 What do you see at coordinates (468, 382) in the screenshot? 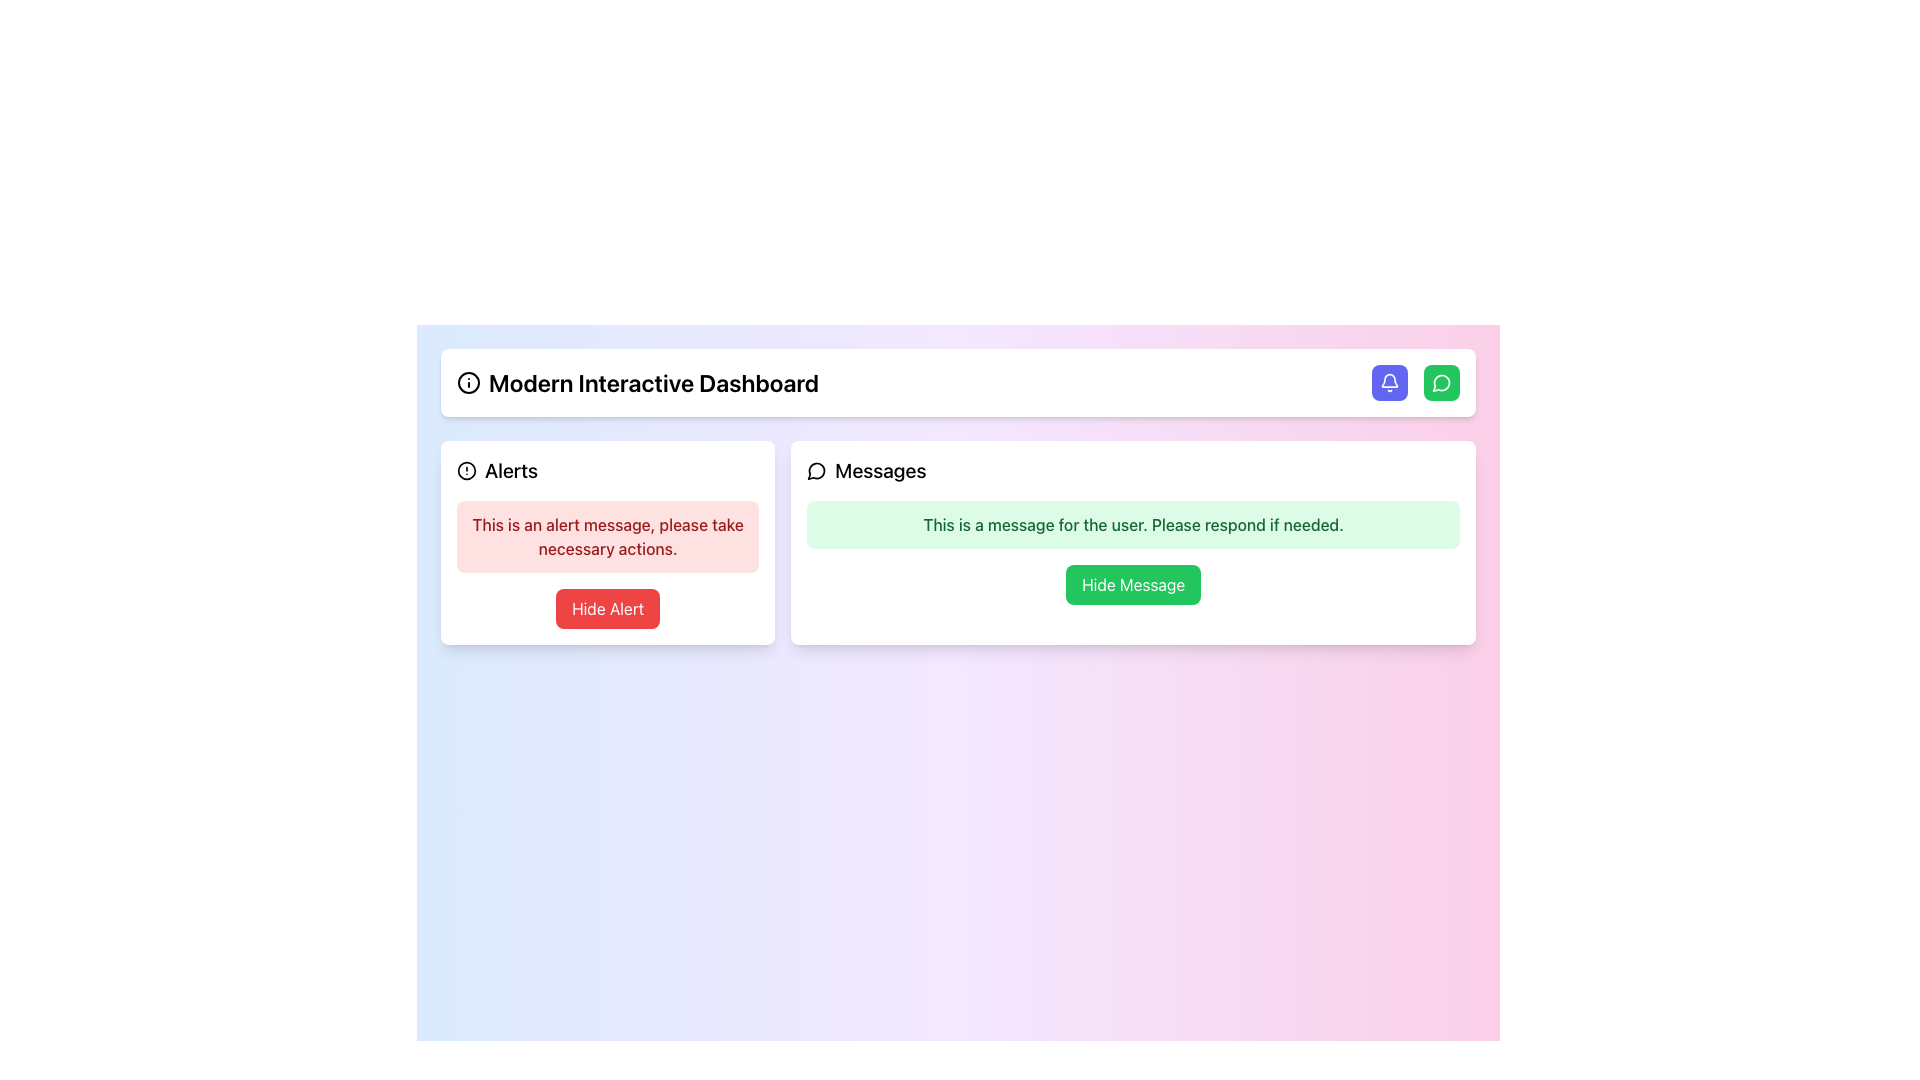
I see `the info or help icon located to the left of the title 'Modern Interactive Dashboard', which is a circular icon with an outlined border` at bounding box center [468, 382].